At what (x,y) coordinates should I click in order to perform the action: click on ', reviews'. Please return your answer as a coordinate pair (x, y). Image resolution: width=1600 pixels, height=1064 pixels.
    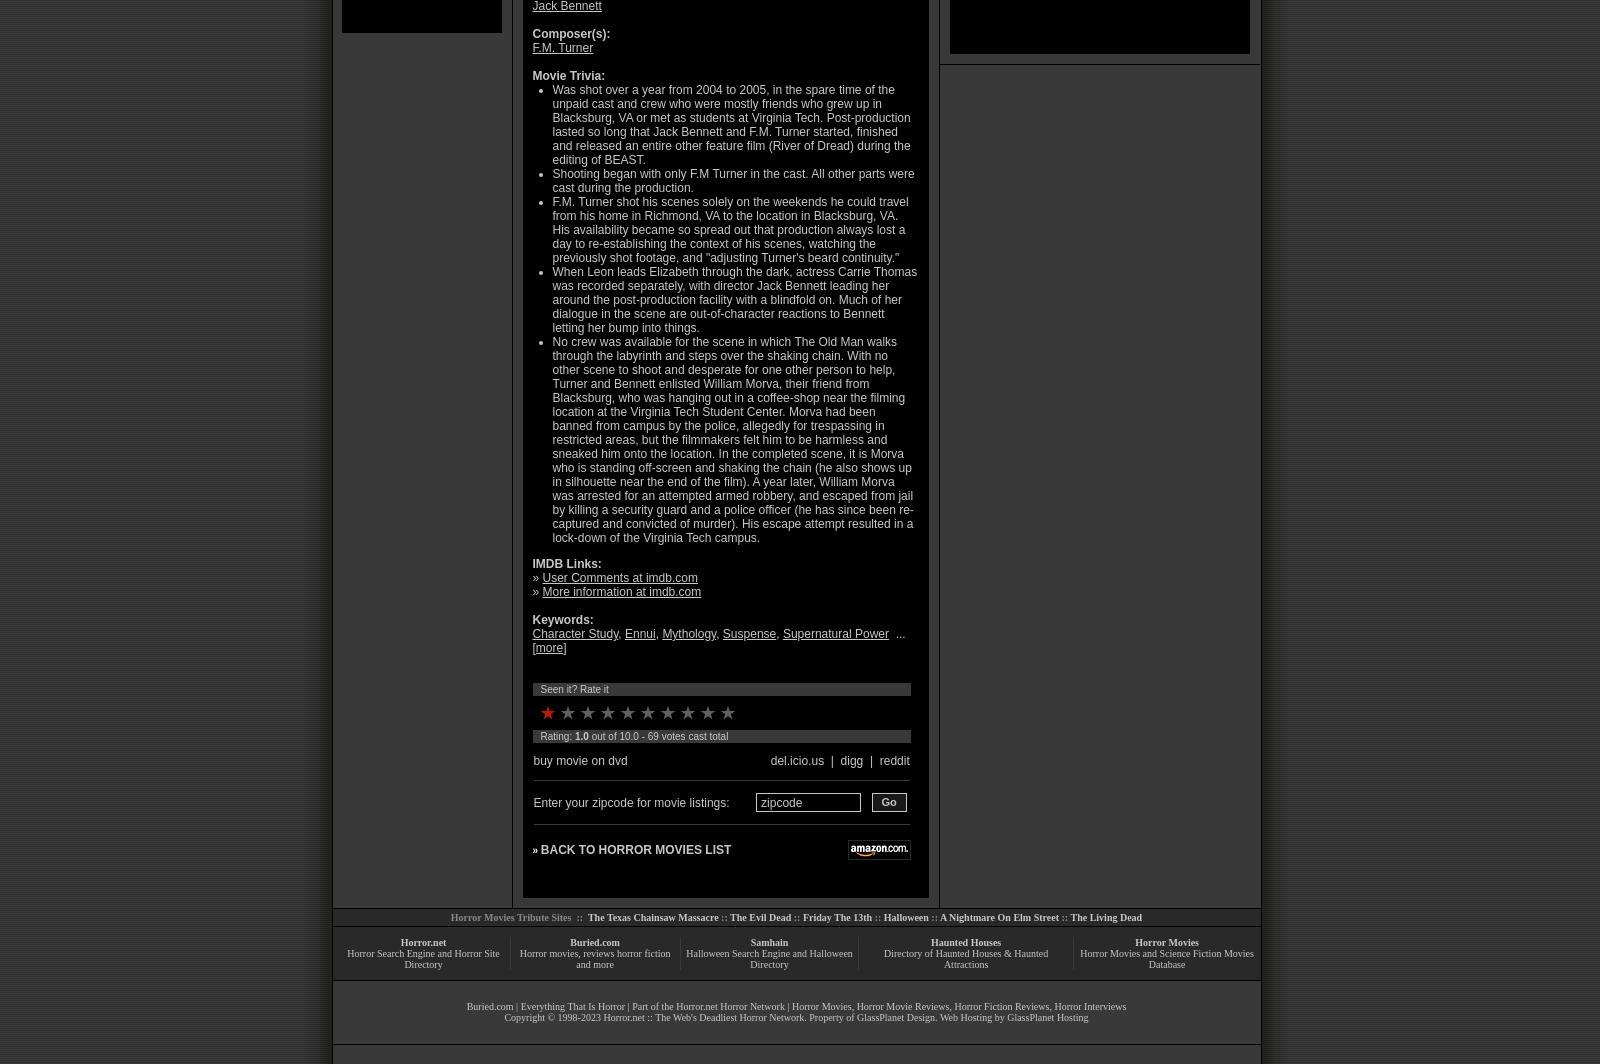
    Looking at the image, I should click on (595, 953).